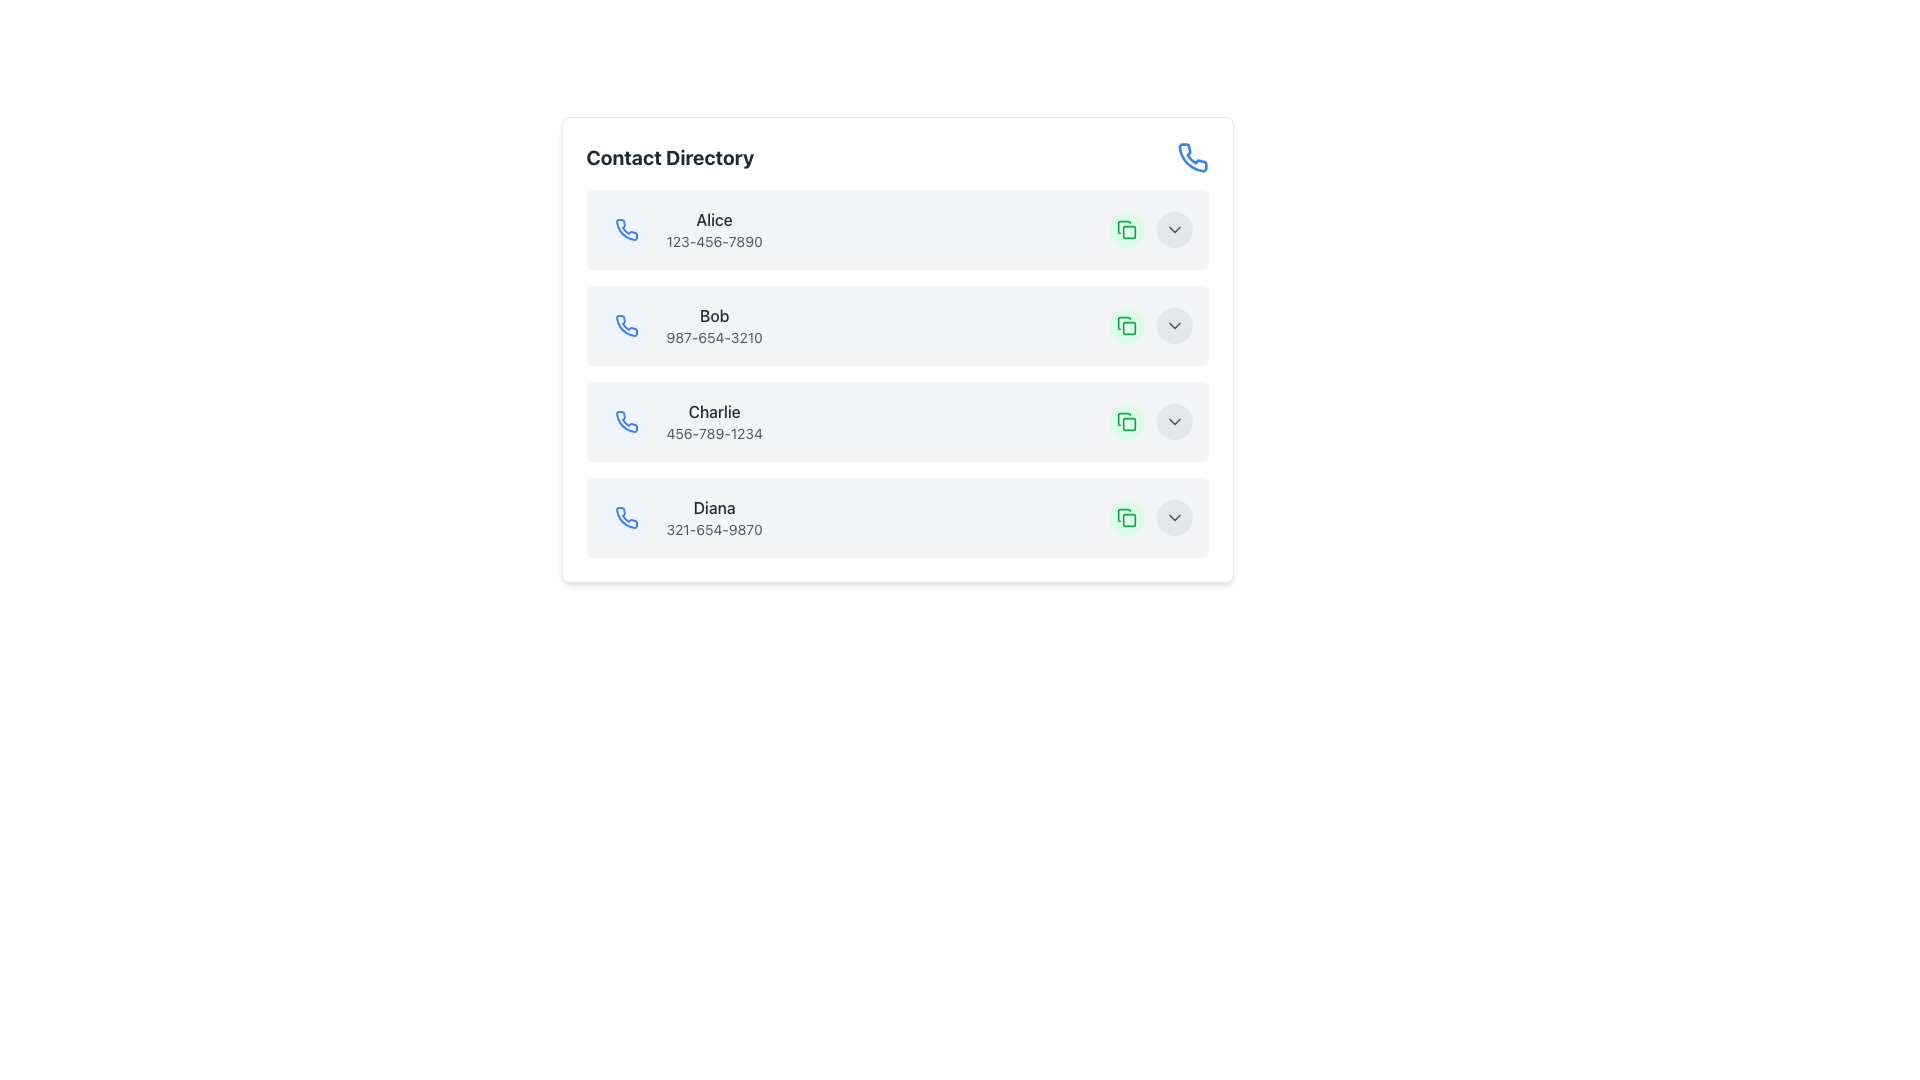  Describe the element at coordinates (1126, 420) in the screenshot. I see `the 'copy' icon depicted as overlapping squares in the contact entry labeled 'Charlie' (456-789-1234)` at that location.